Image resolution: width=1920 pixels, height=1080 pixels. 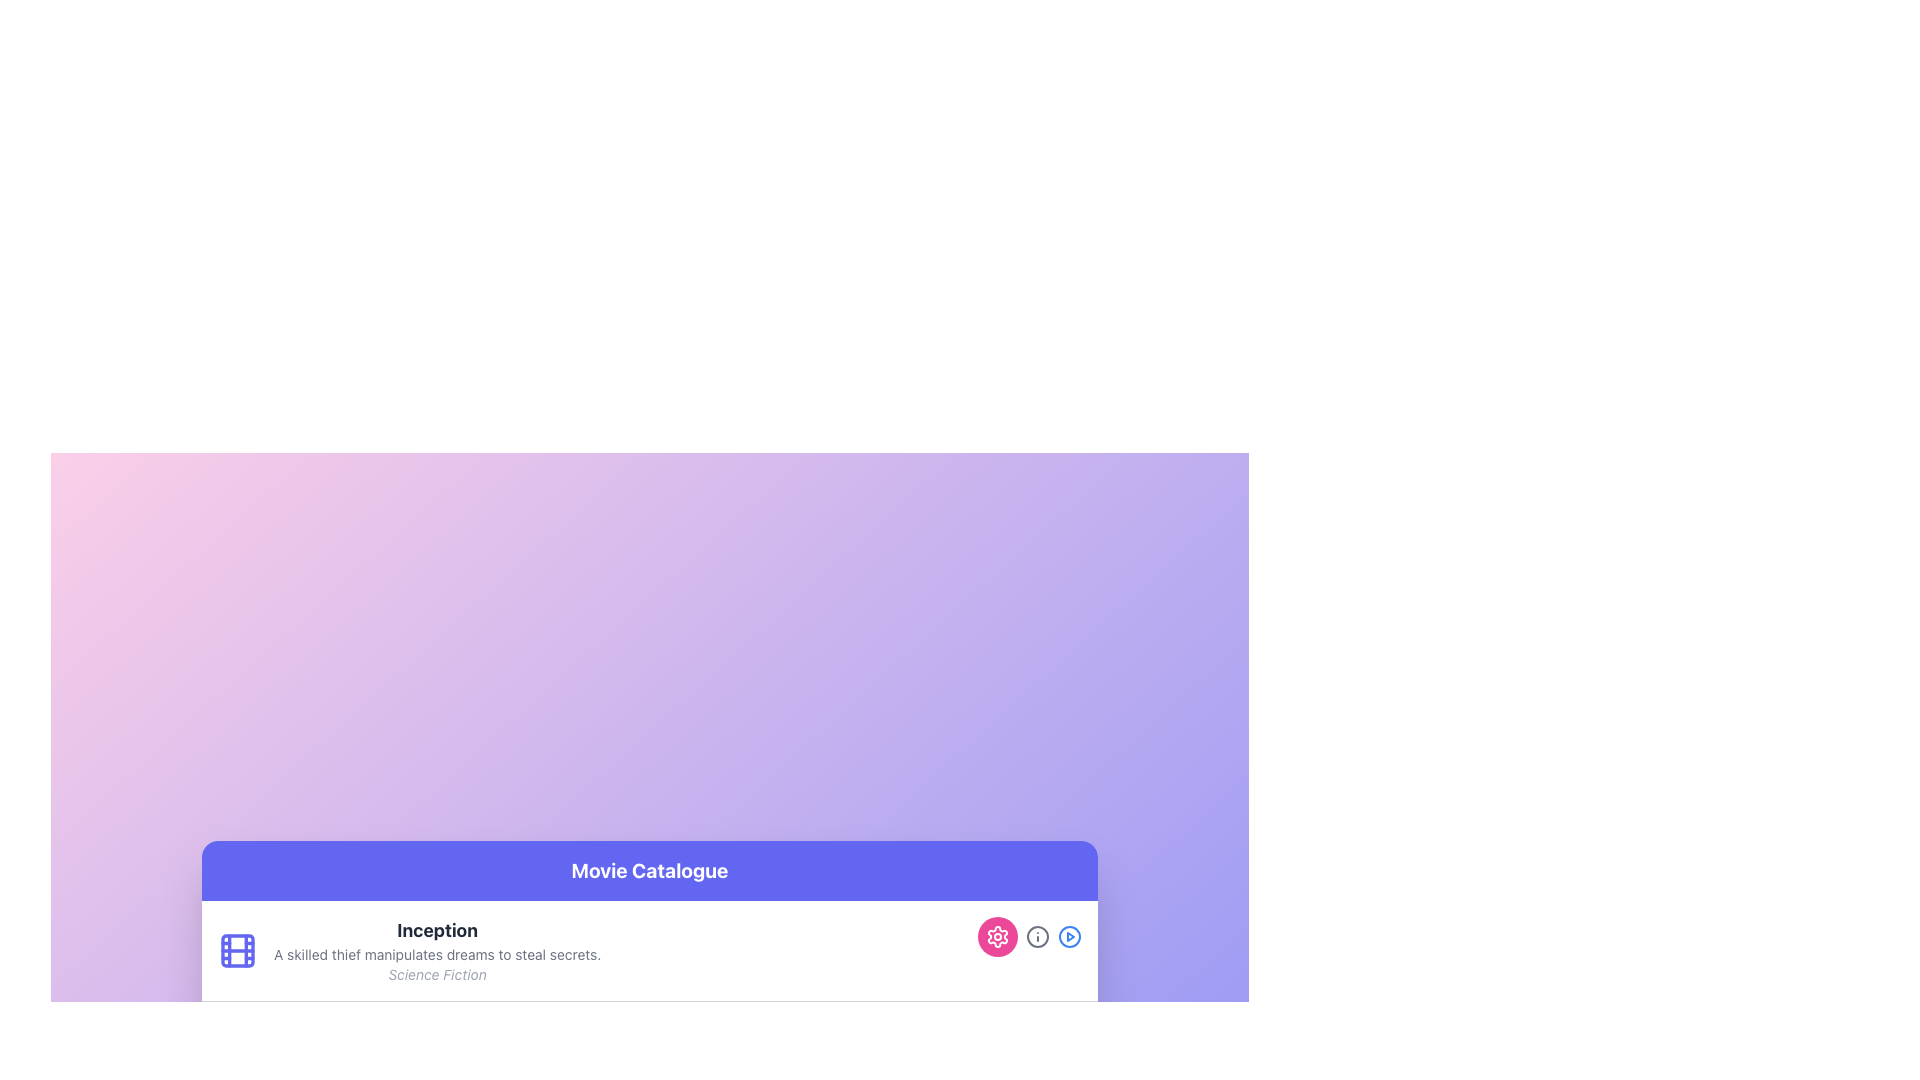 I want to click on the circular play button icon located on the far right side of the group of circular icons to initiate playback, so click(x=1069, y=936).